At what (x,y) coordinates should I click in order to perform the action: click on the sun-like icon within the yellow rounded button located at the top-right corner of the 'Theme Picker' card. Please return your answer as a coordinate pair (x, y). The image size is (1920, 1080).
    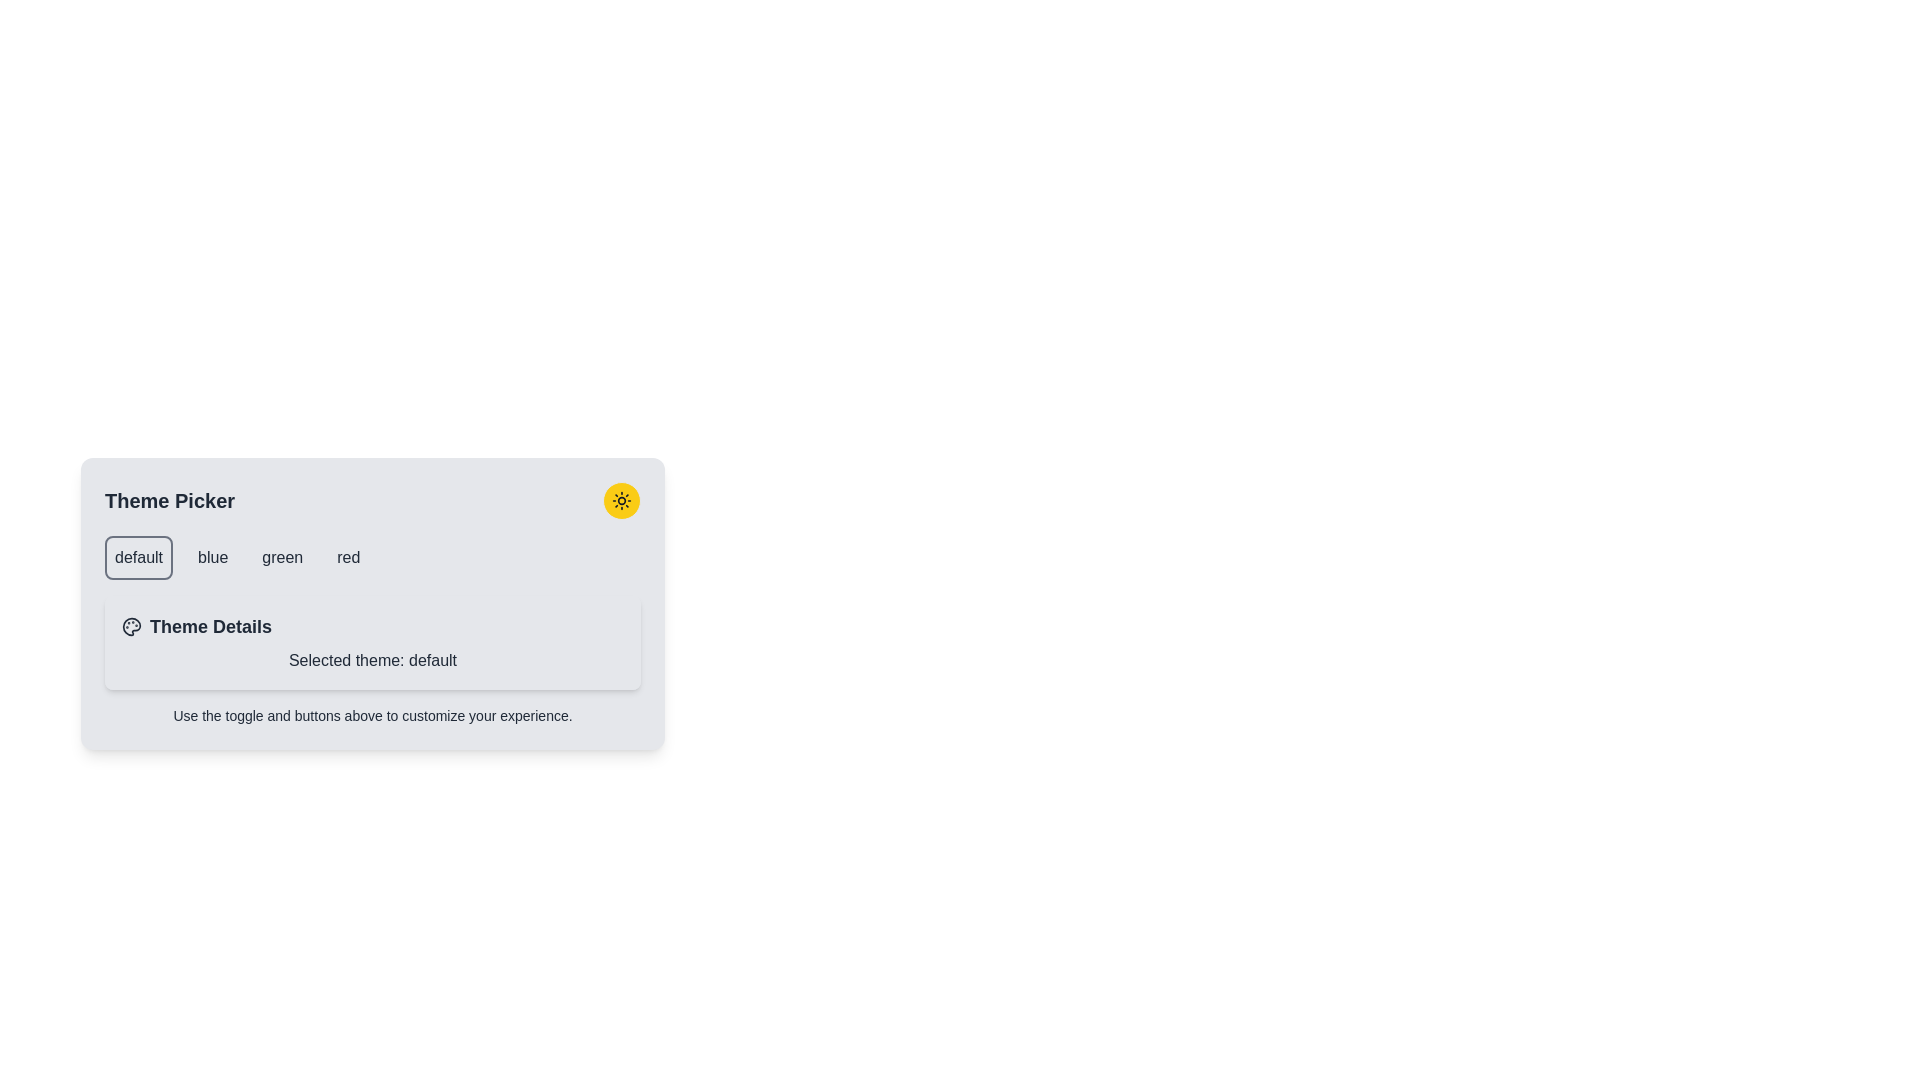
    Looking at the image, I should click on (621, 500).